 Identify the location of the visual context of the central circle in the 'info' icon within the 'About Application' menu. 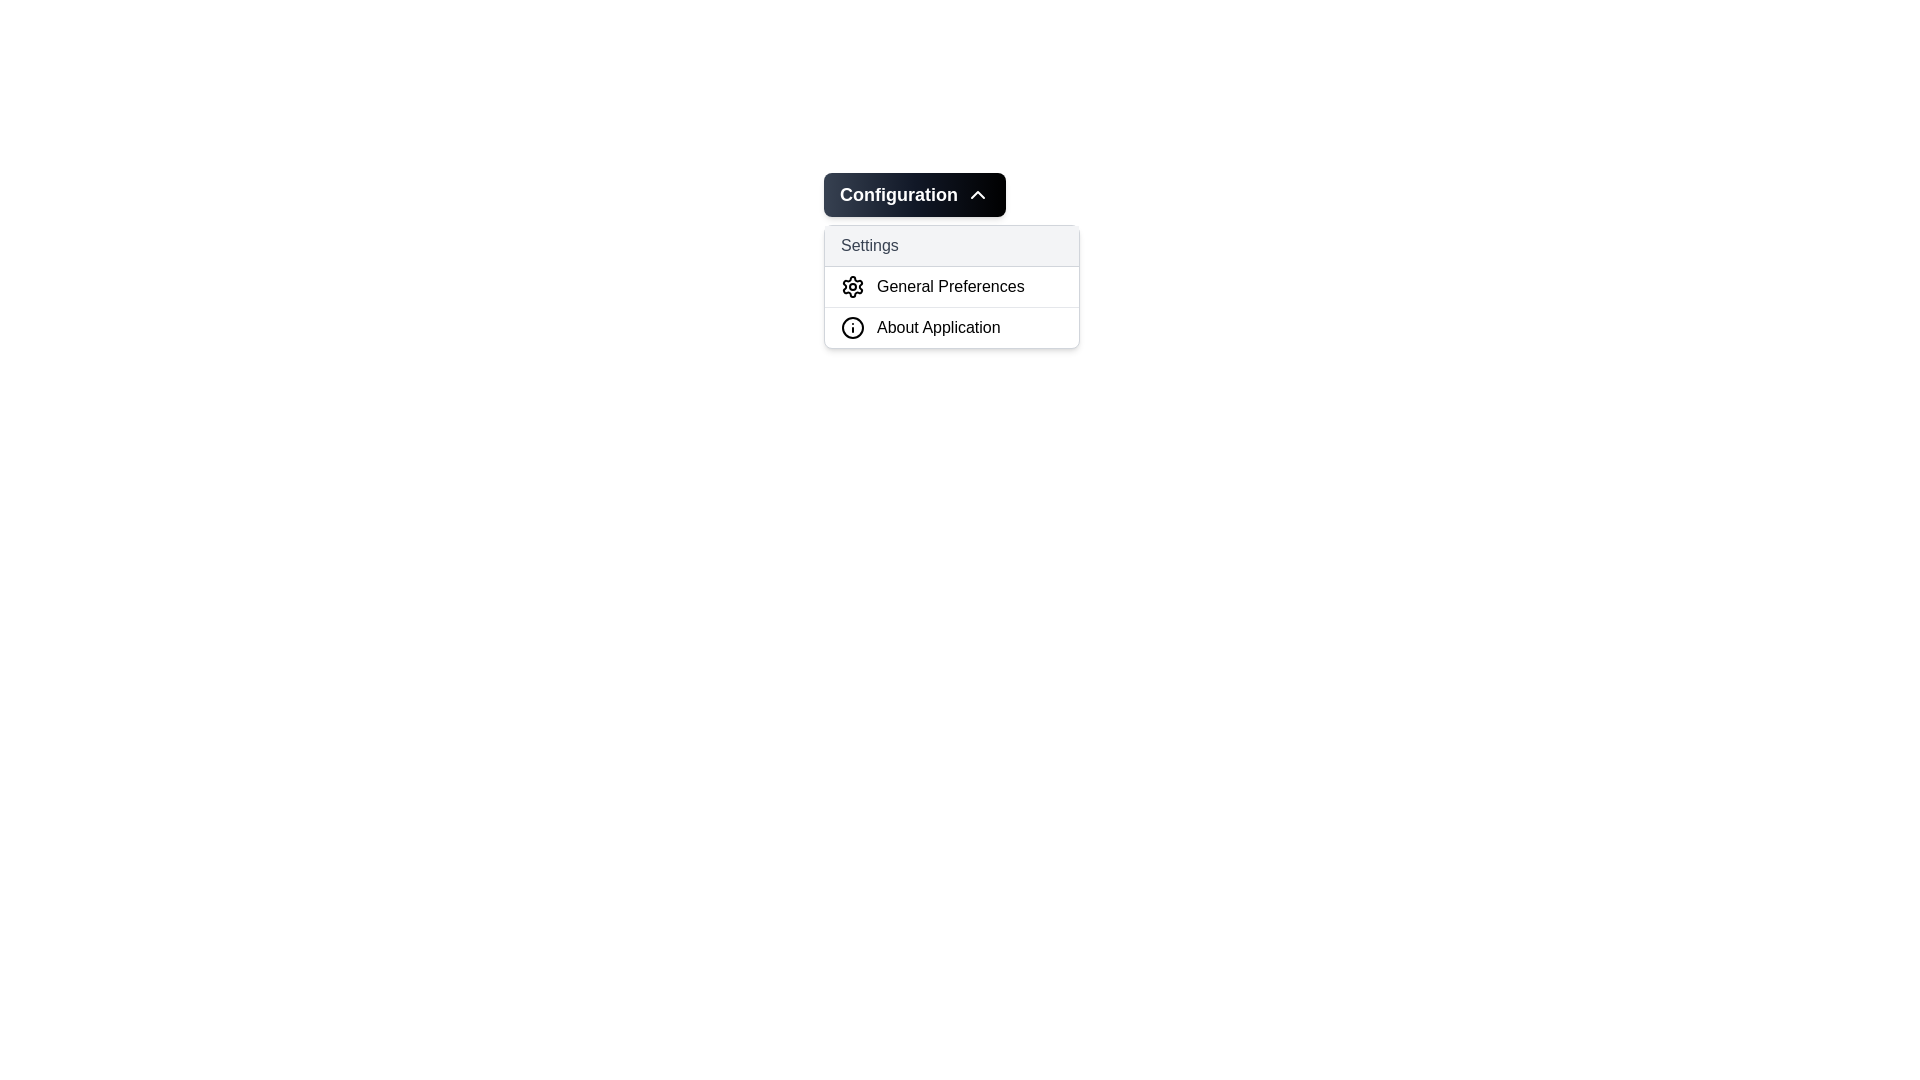
(853, 326).